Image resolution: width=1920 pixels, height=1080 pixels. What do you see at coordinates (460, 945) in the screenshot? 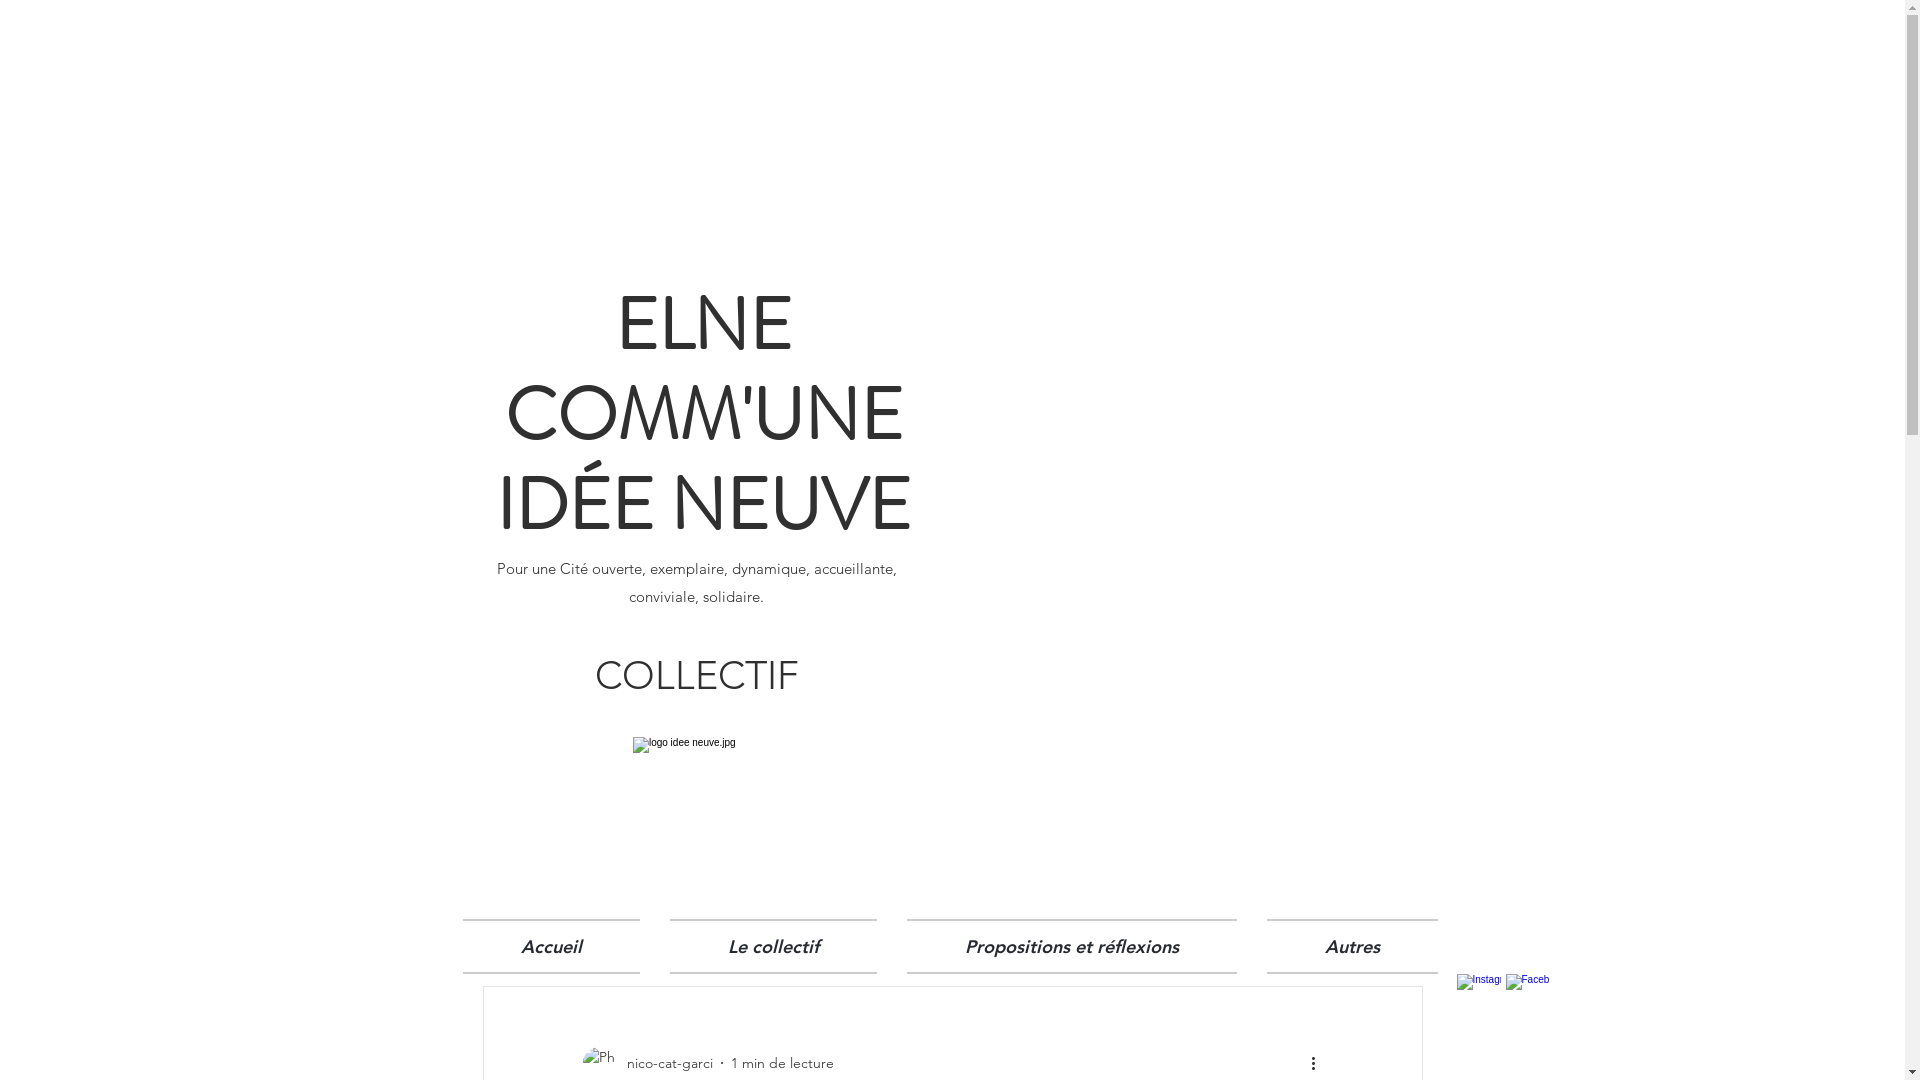
I see `'Accueil'` at bounding box center [460, 945].